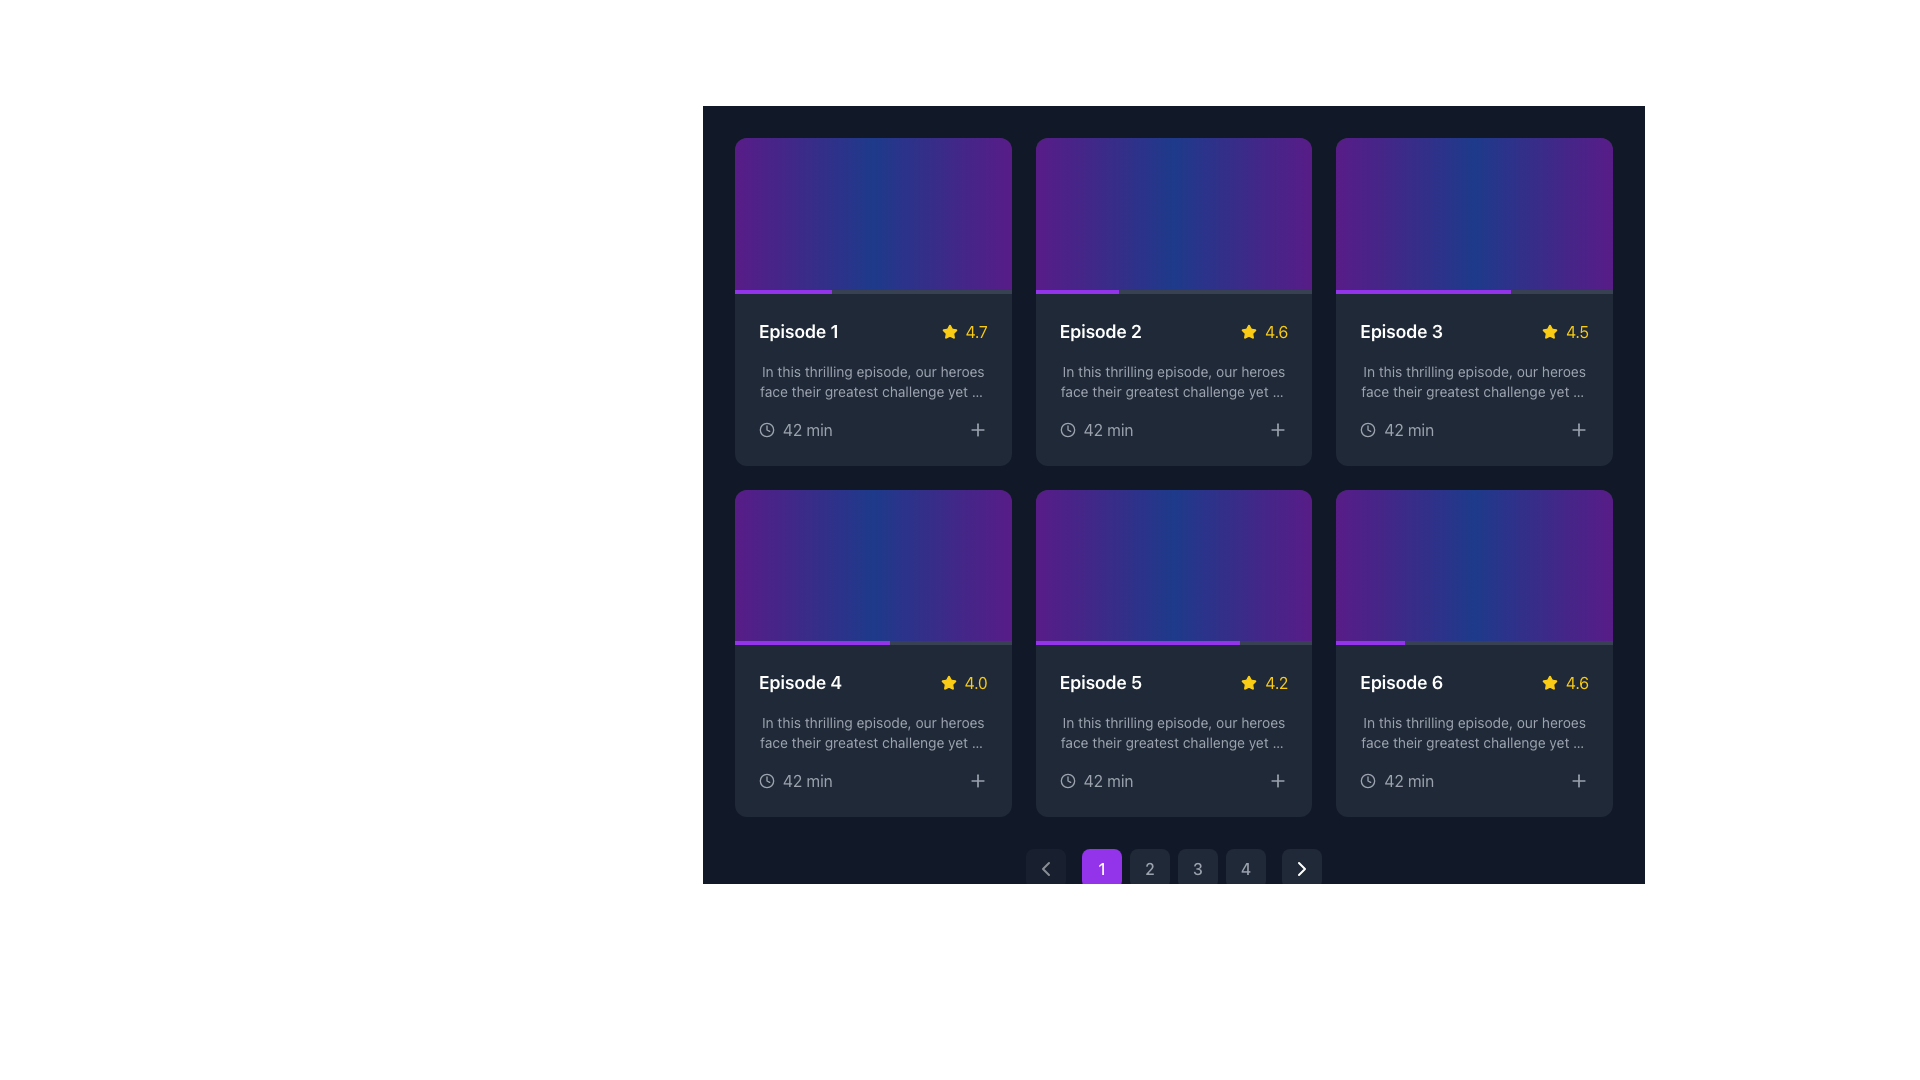  I want to click on the text display indicating the duration of the content (42 minutes) located at the bottom of the first episode card, below the description text and alongside a clock icon, so click(807, 428).